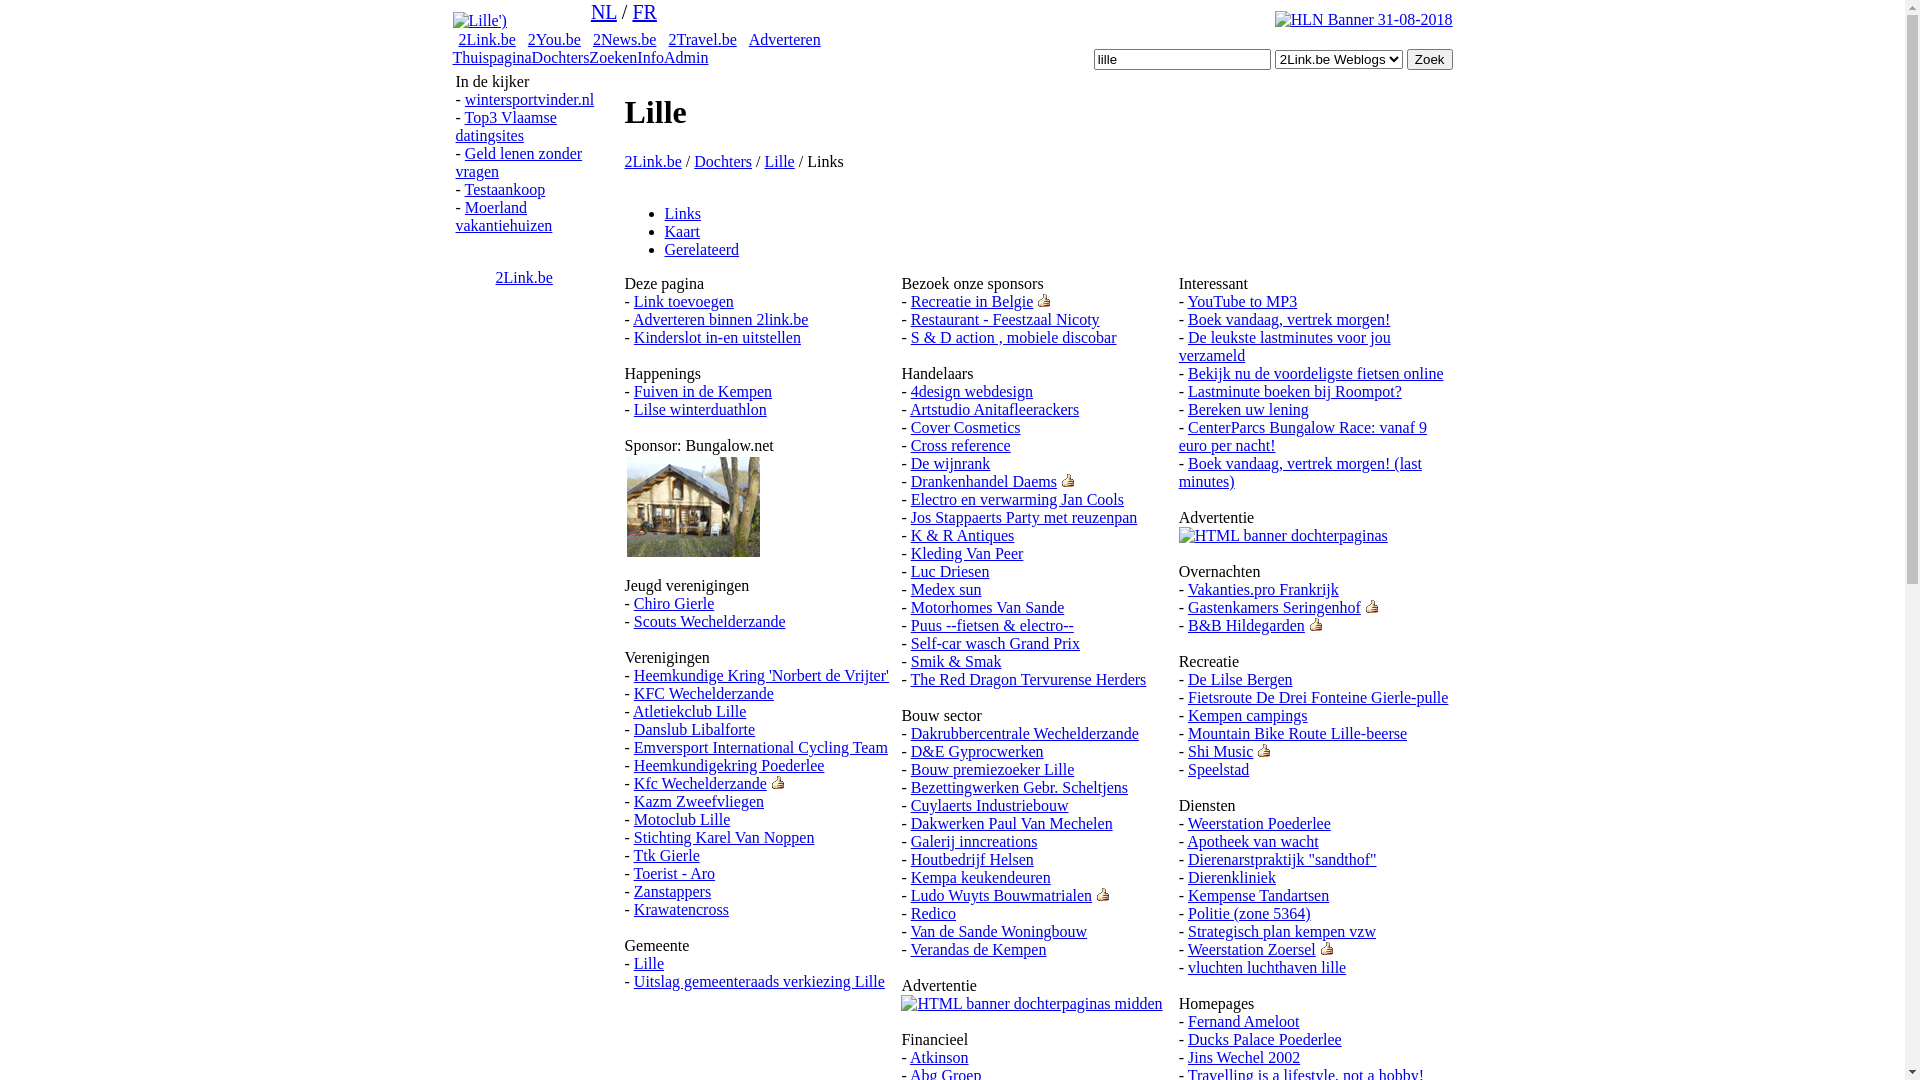  Describe the element at coordinates (977, 751) in the screenshot. I see `'D&E Gyprocwerken'` at that location.